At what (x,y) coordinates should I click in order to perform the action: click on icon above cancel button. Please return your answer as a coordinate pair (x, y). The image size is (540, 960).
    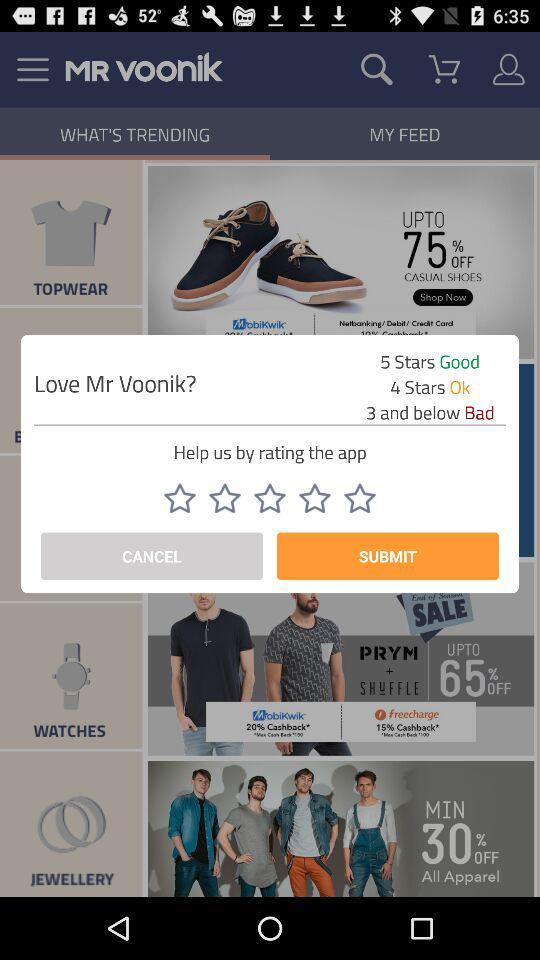
    Looking at the image, I should click on (270, 497).